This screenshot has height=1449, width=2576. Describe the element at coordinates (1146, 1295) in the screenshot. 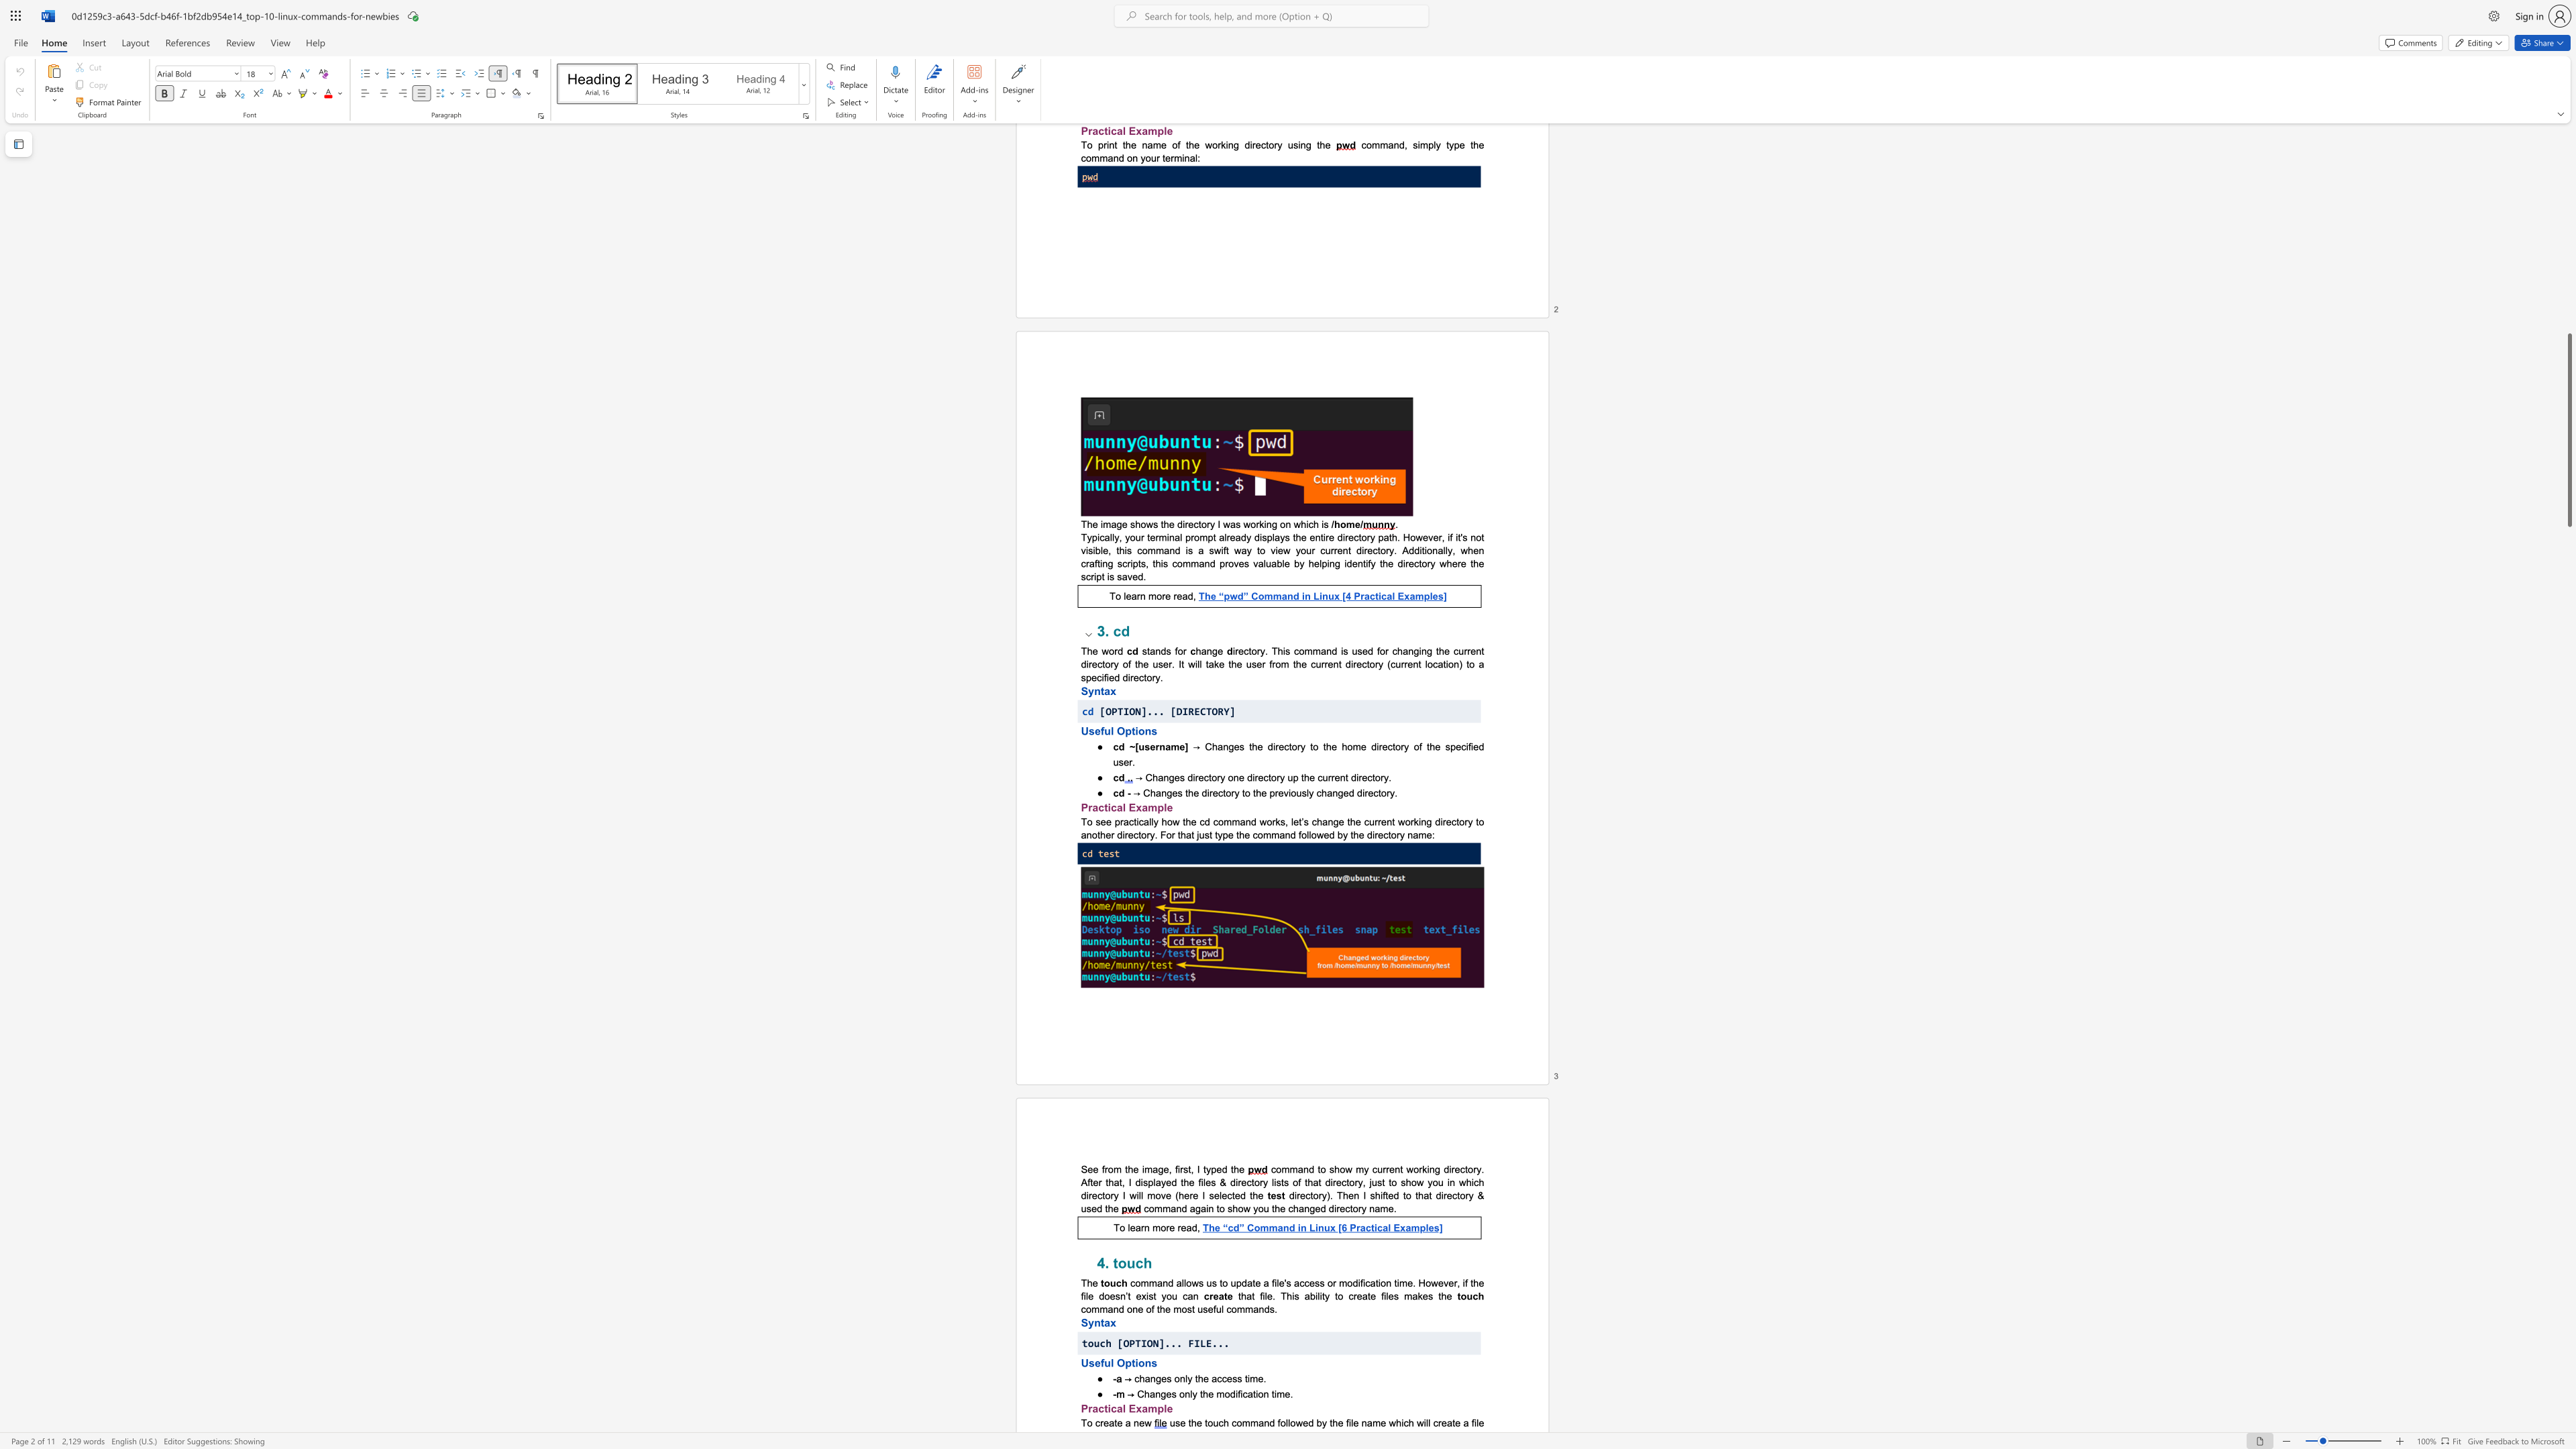

I see `the 1th character "i" in the text` at that location.